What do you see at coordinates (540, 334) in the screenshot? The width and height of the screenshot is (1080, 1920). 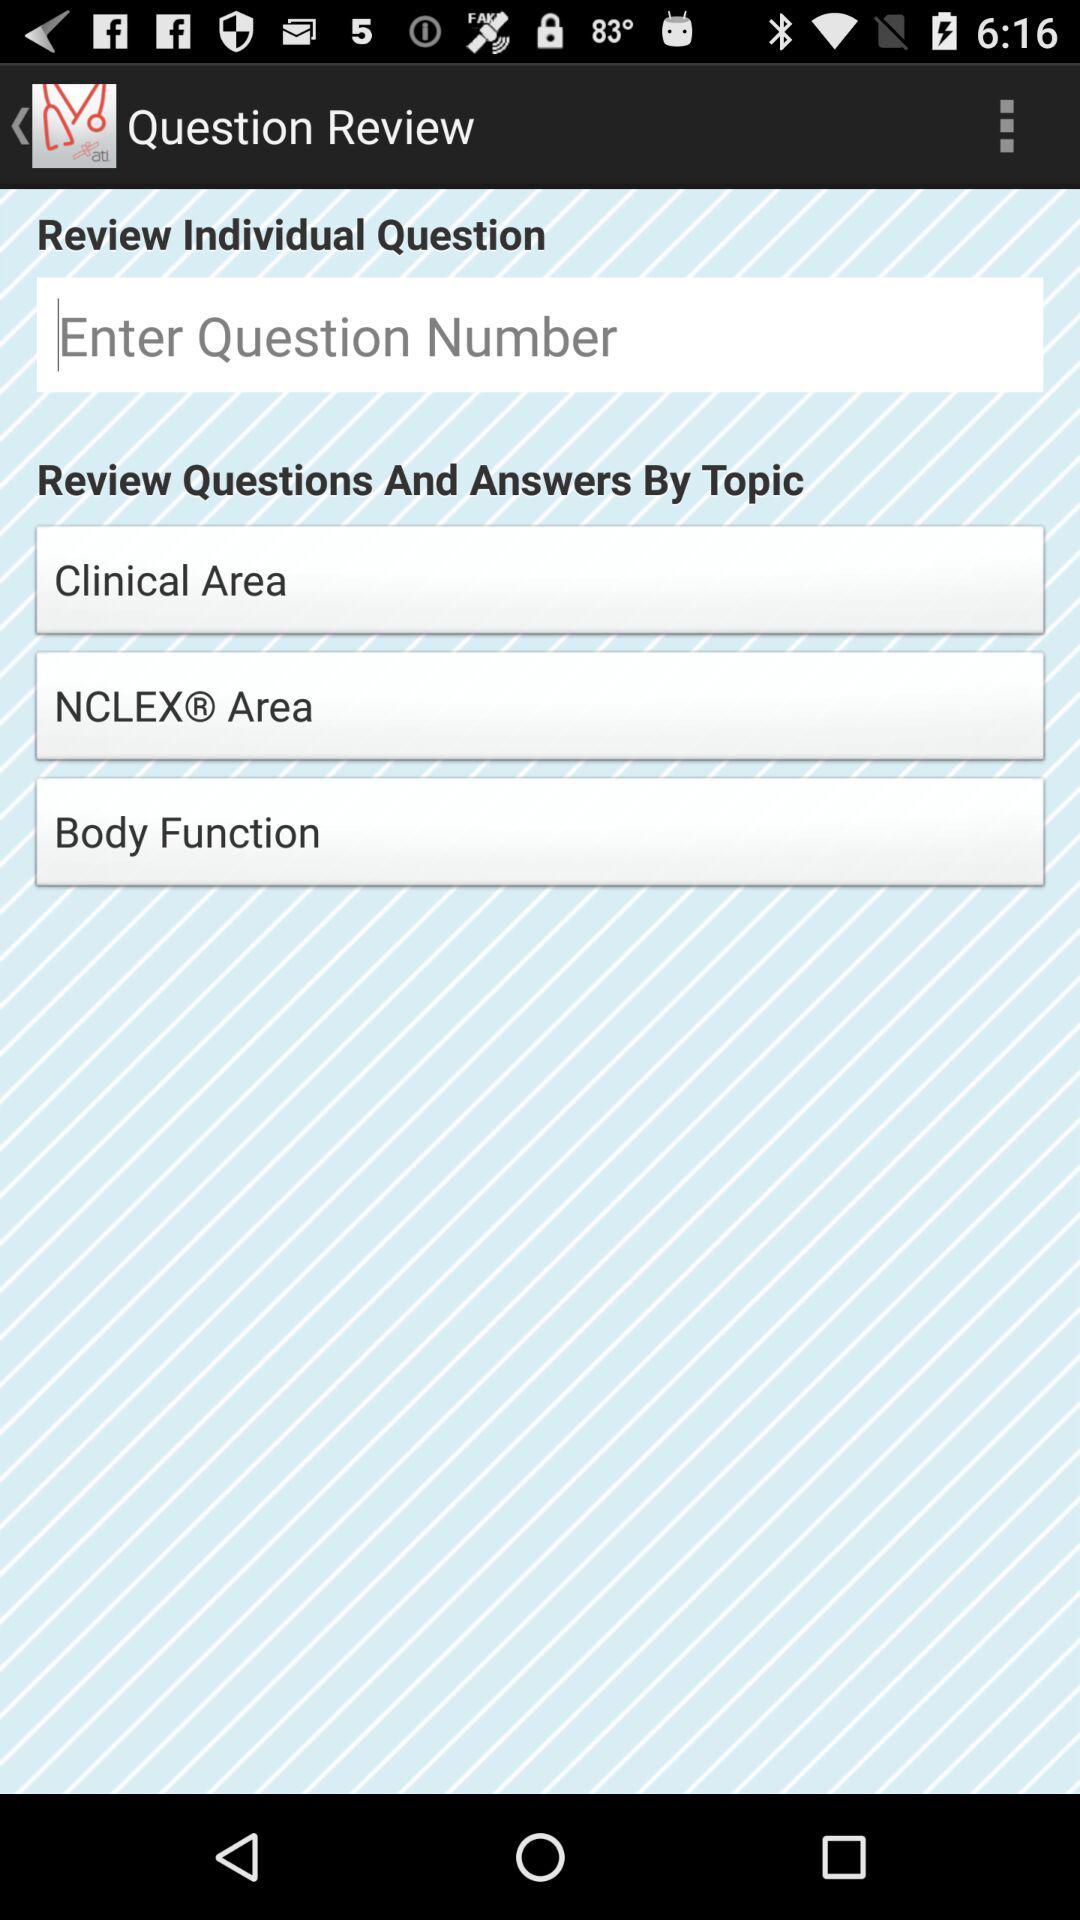 I see `question number` at bounding box center [540, 334].